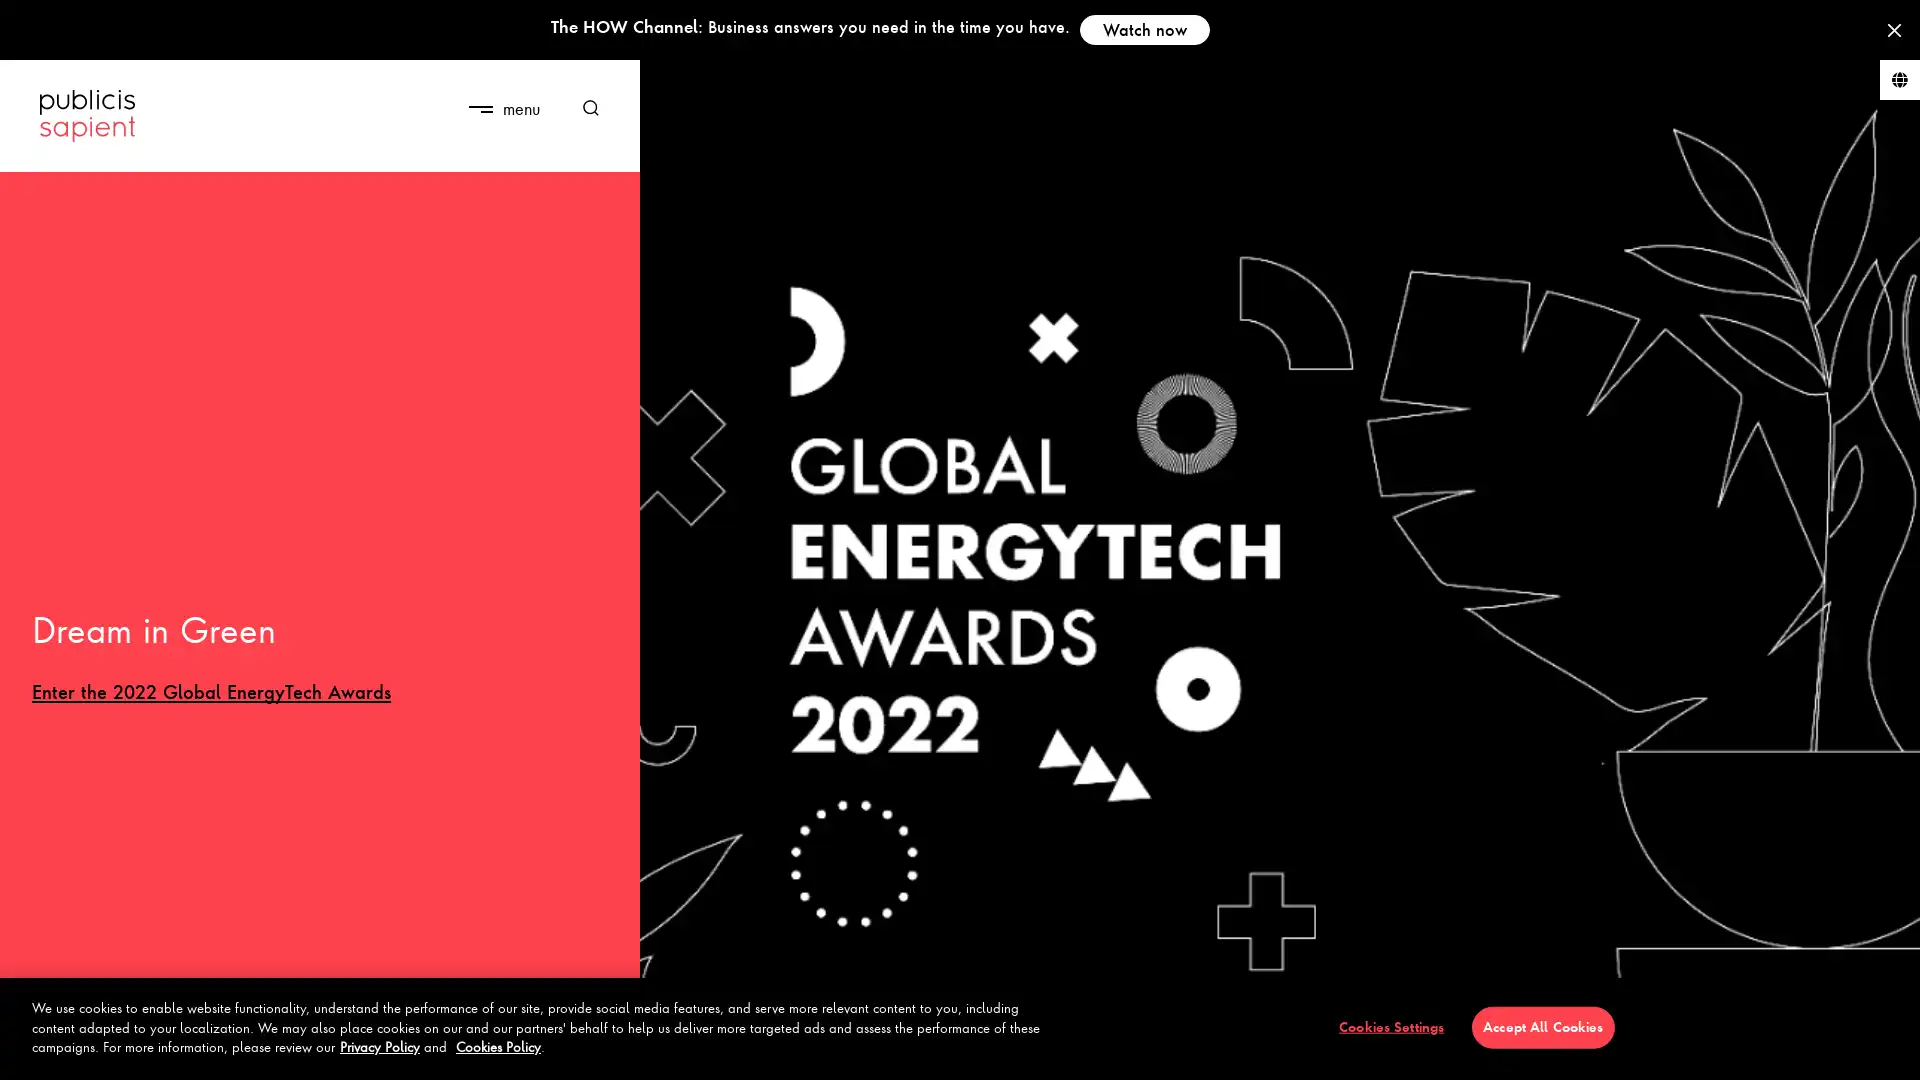 The height and width of the screenshot is (1080, 1920). Describe the element at coordinates (603, 1056) in the screenshot. I see `Stop automatic slide show` at that location.